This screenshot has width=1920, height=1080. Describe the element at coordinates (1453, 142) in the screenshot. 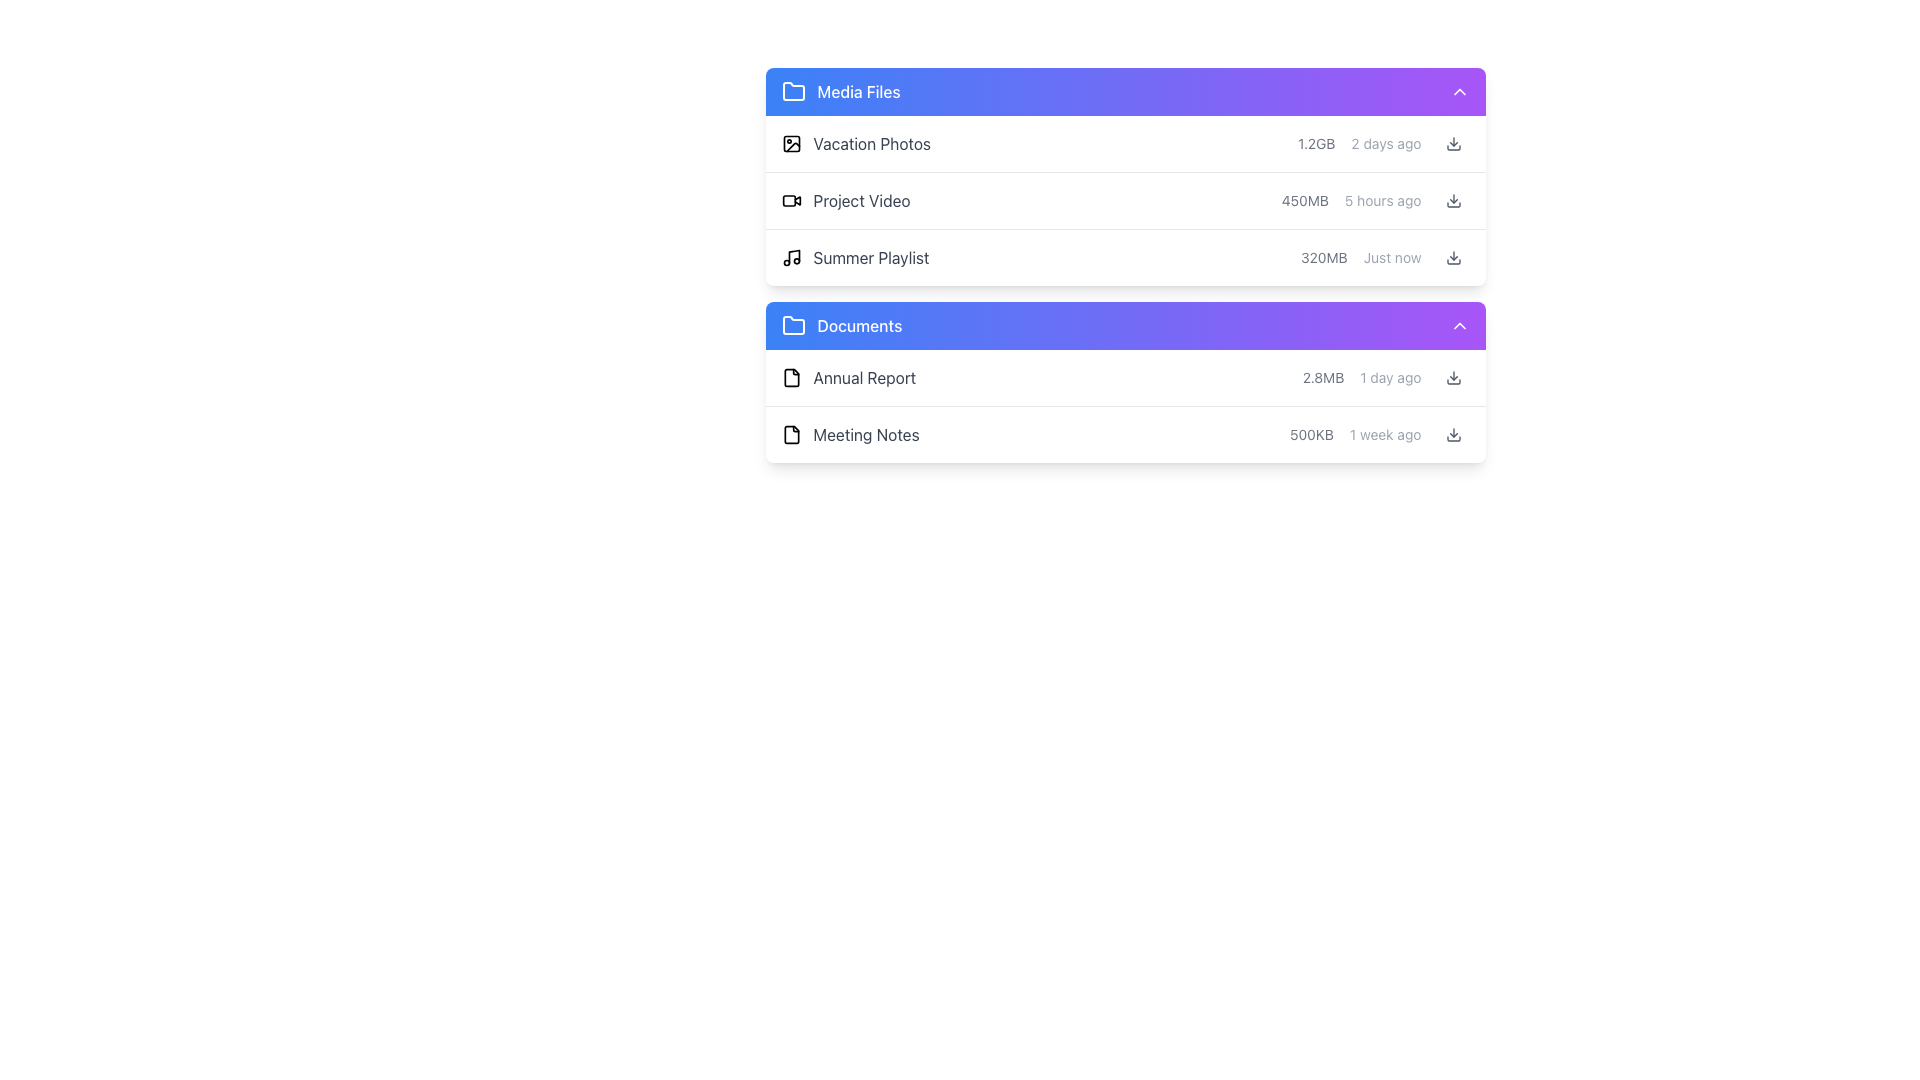

I see `the download icon button for the 'Annual Report'` at that location.